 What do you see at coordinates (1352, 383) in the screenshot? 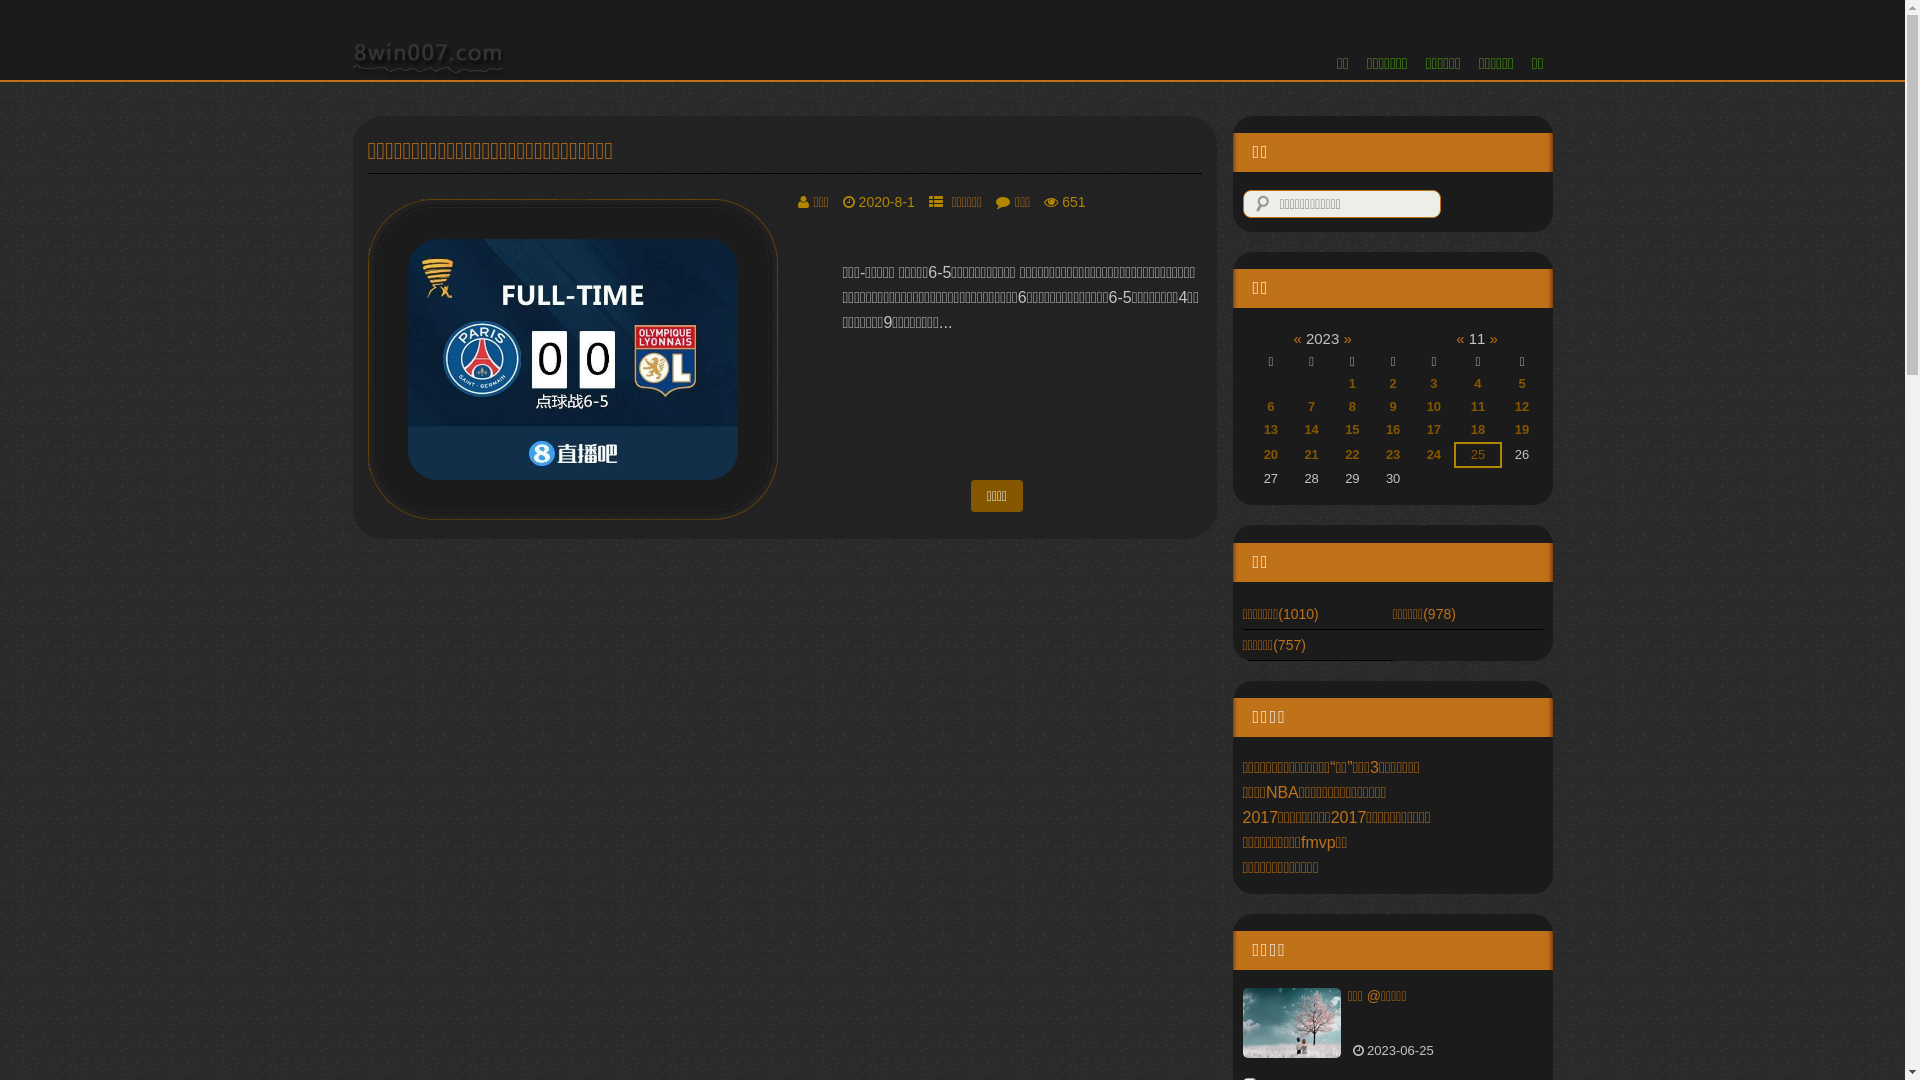
I see `'1'` at bounding box center [1352, 383].